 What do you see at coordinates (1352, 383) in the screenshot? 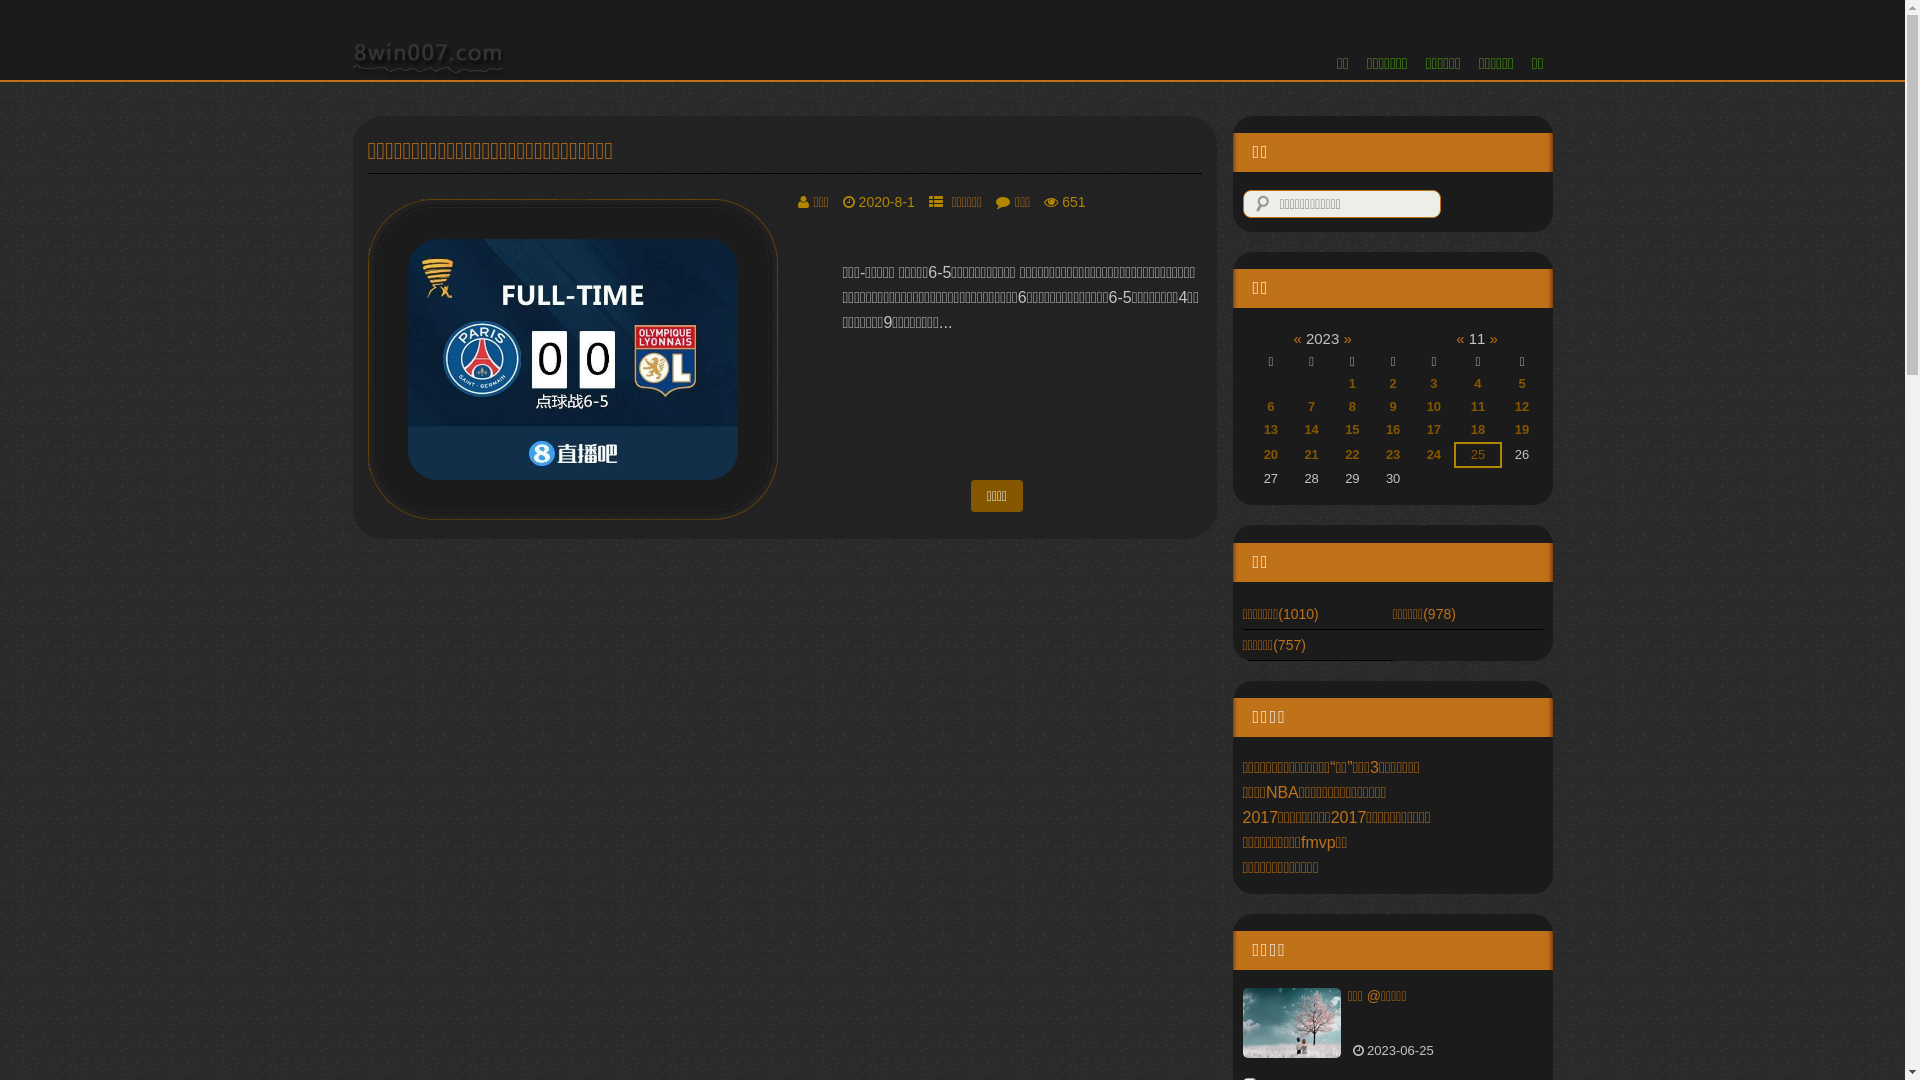
I see `'1'` at bounding box center [1352, 383].